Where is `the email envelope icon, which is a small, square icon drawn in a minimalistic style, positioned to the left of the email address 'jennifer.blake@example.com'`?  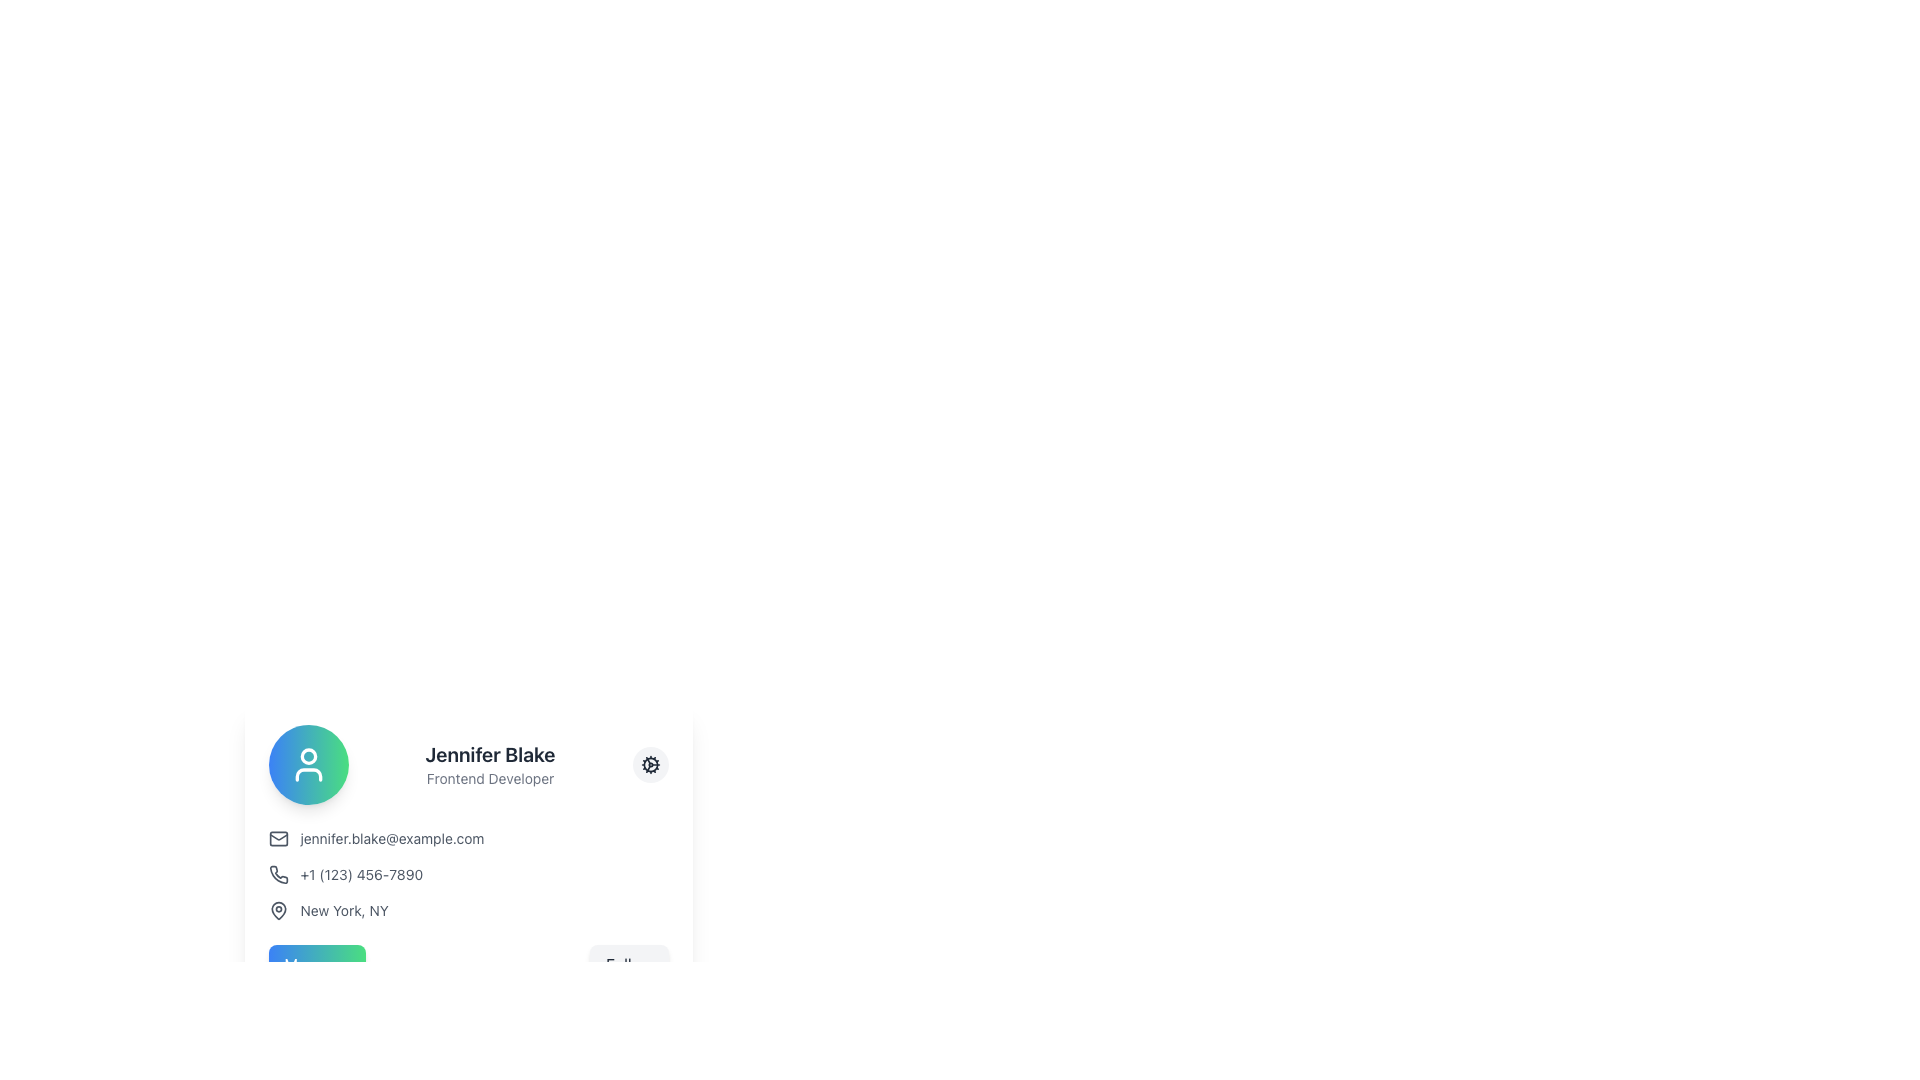
the email envelope icon, which is a small, square icon drawn in a minimalistic style, positioned to the left of the email address 'jennifer.blake@example.com' is located at coordinates (277, 839).